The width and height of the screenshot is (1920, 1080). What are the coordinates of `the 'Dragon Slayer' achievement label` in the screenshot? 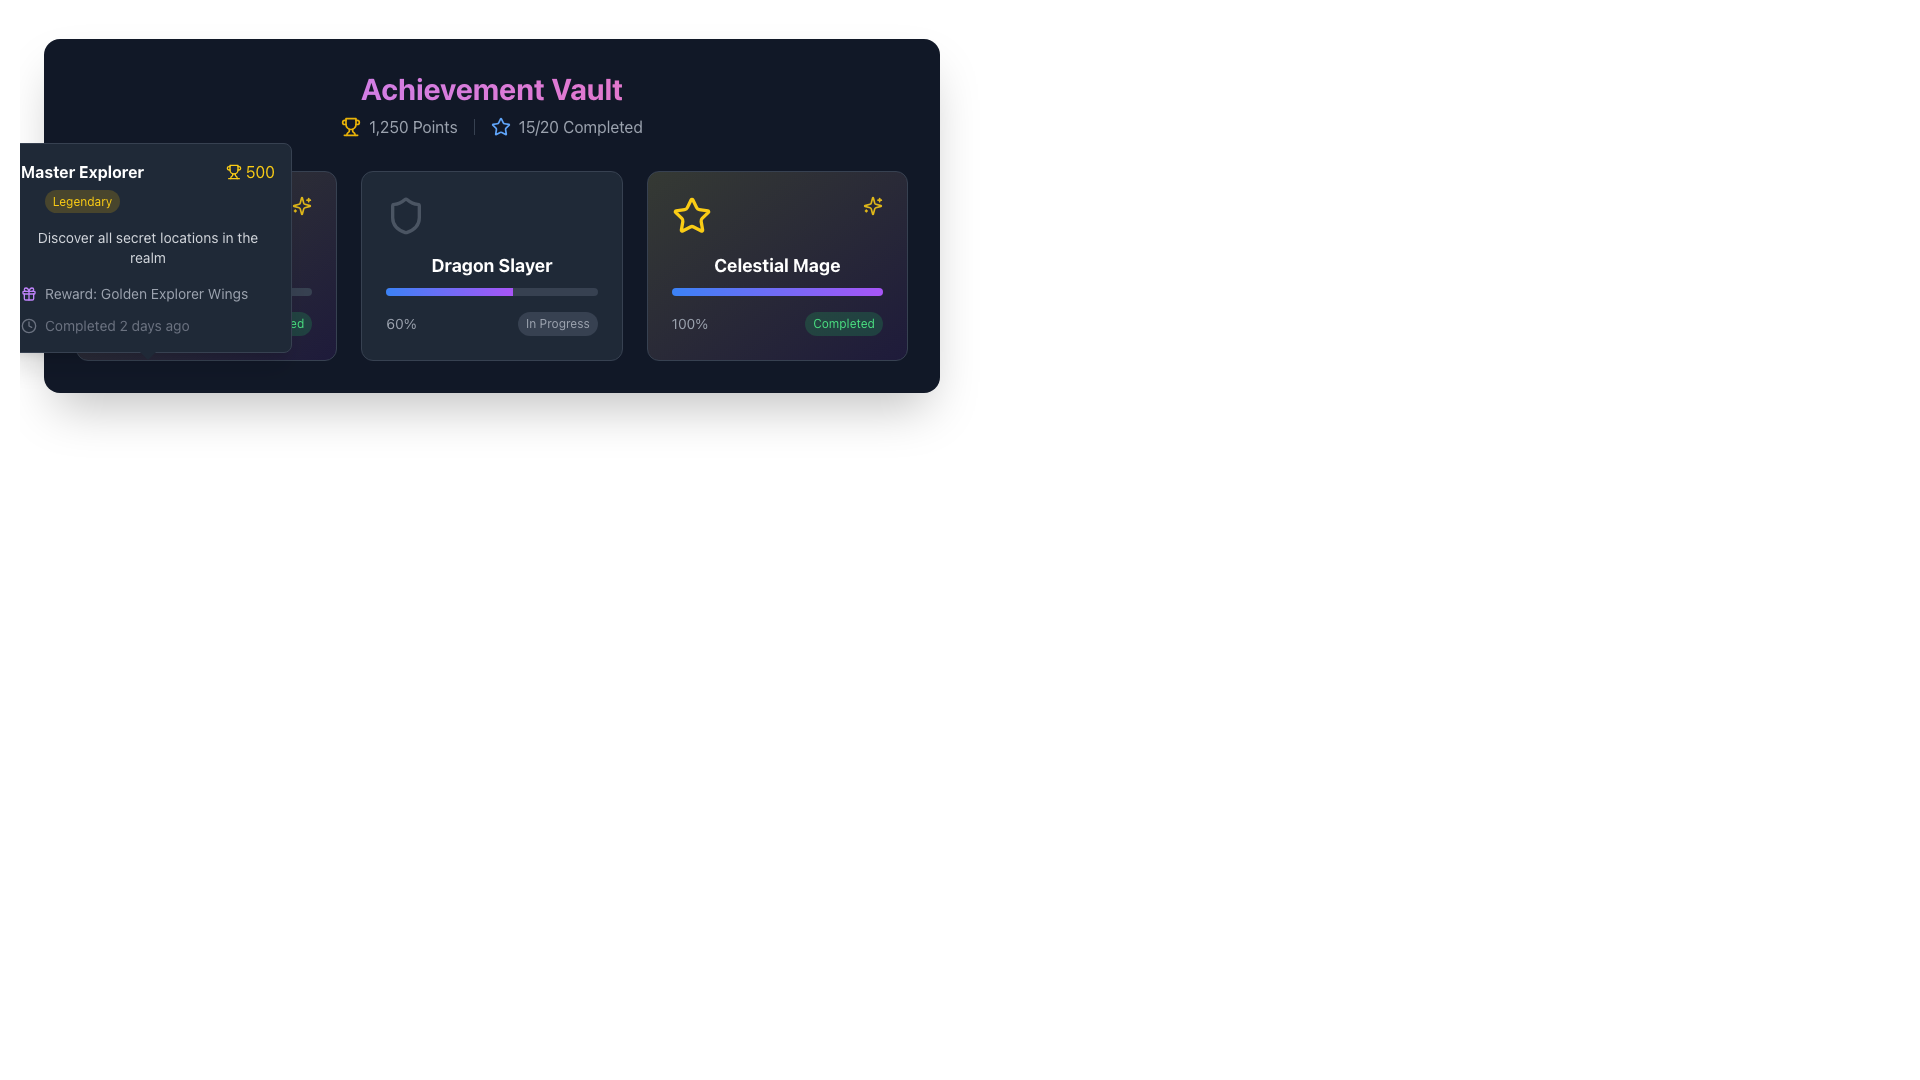 It's located at (491, 265).